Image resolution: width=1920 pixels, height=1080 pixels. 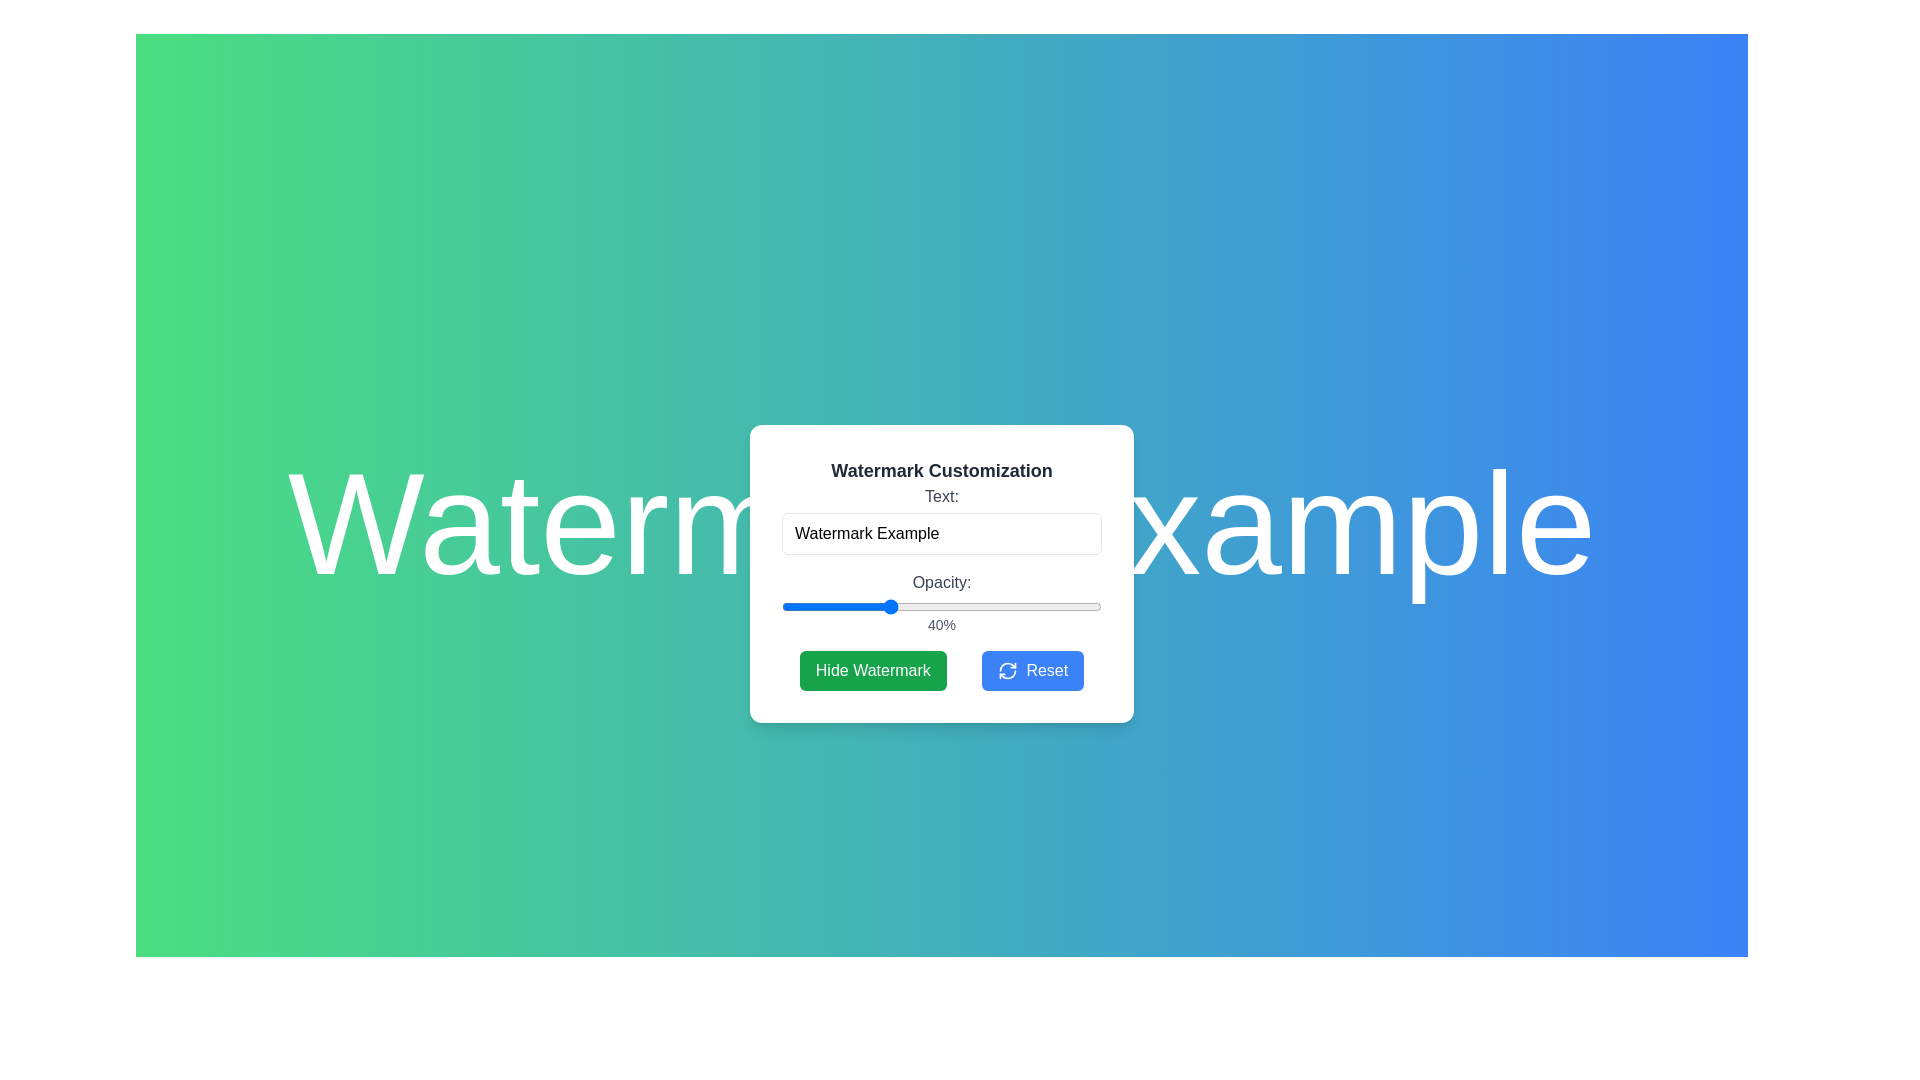 I want to click on the reset icon located to the left of the 'Reset' text label in the 'Watermark Customization' popup, so click(x=1008, y=671).